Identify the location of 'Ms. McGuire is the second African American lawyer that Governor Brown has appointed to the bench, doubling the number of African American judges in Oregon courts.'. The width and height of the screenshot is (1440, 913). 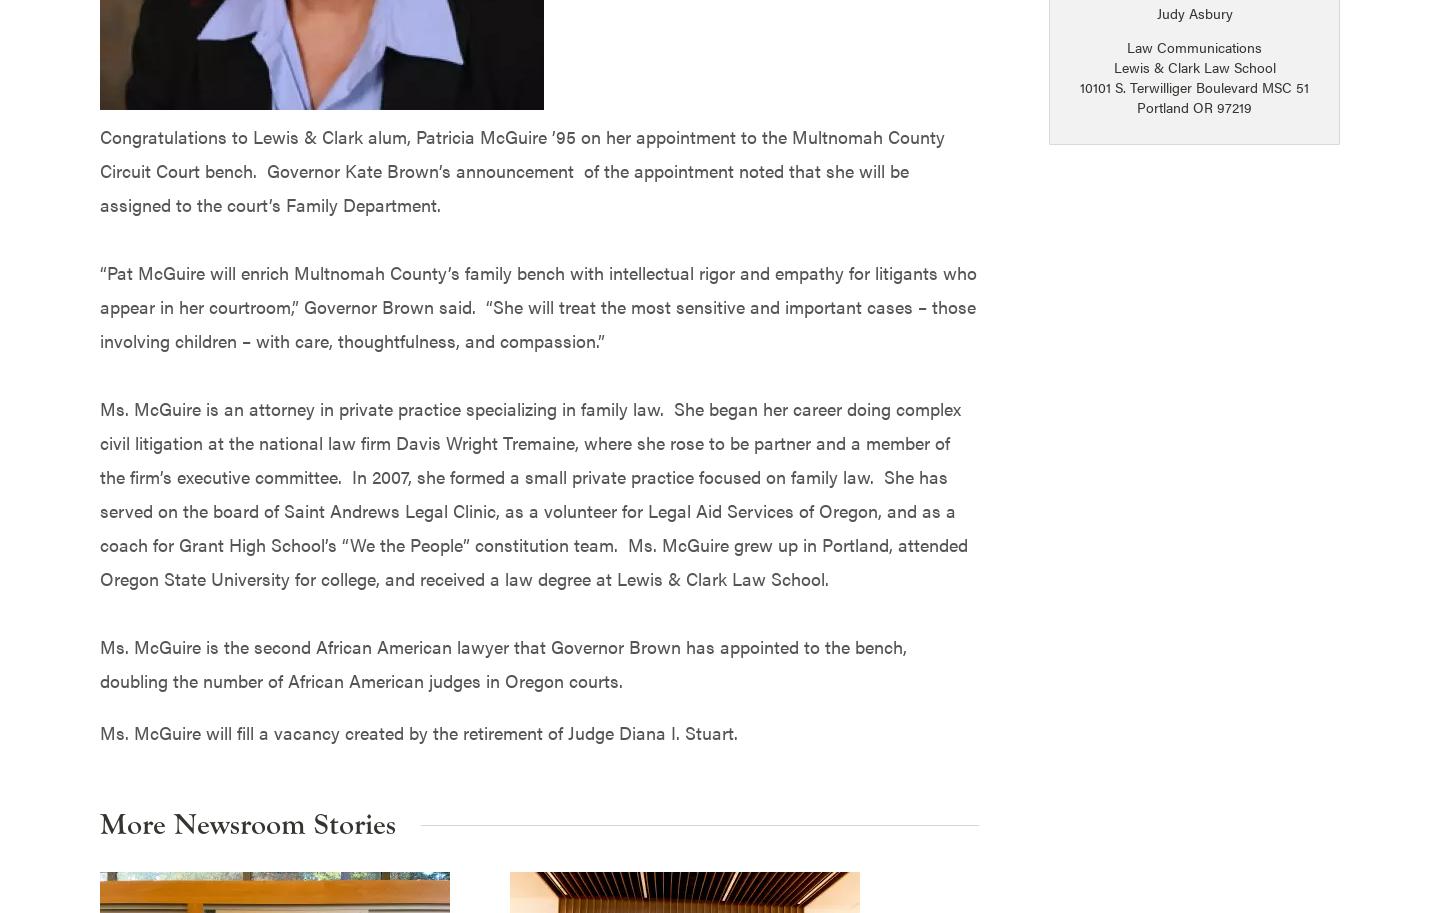
(502, 662).